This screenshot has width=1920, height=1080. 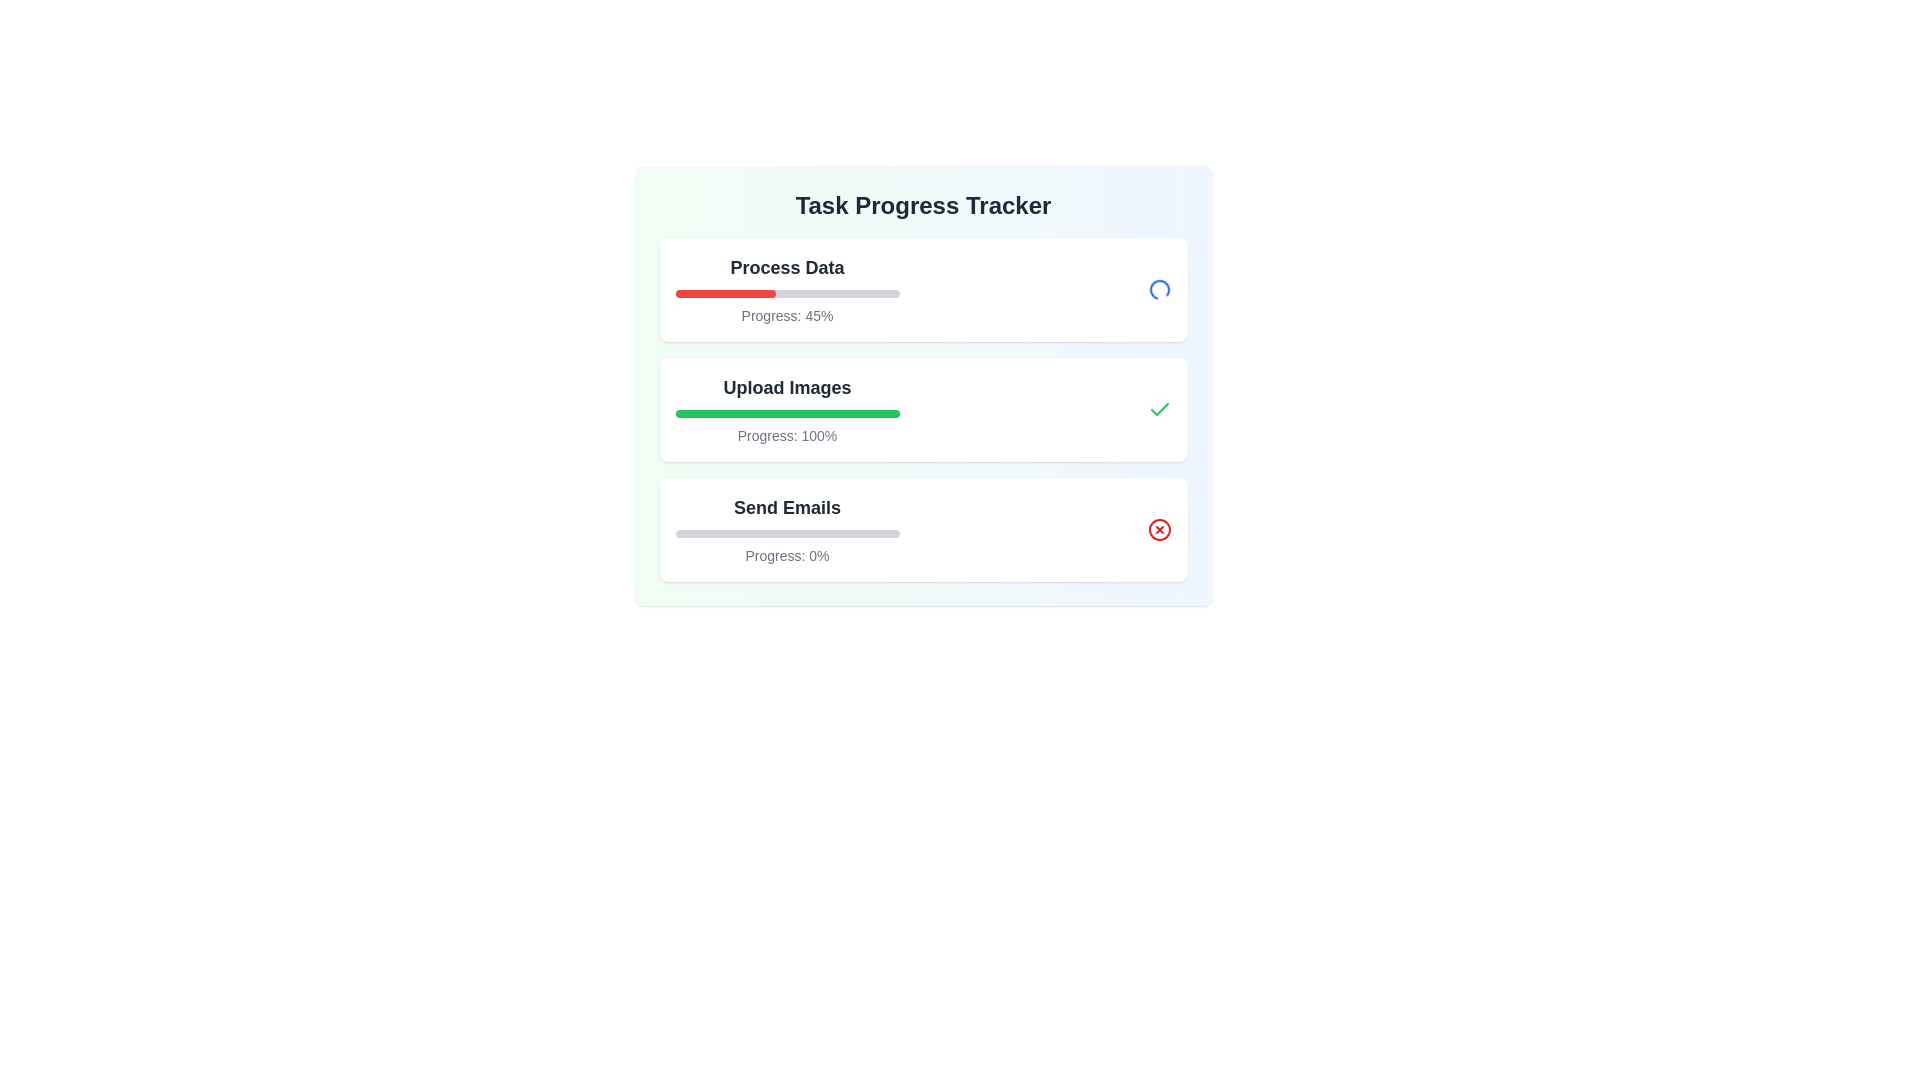 I want to click on displayed progress information from the text label located below the progress bar, which indicates the completion percentage of the task, so click(x=786, y=315).